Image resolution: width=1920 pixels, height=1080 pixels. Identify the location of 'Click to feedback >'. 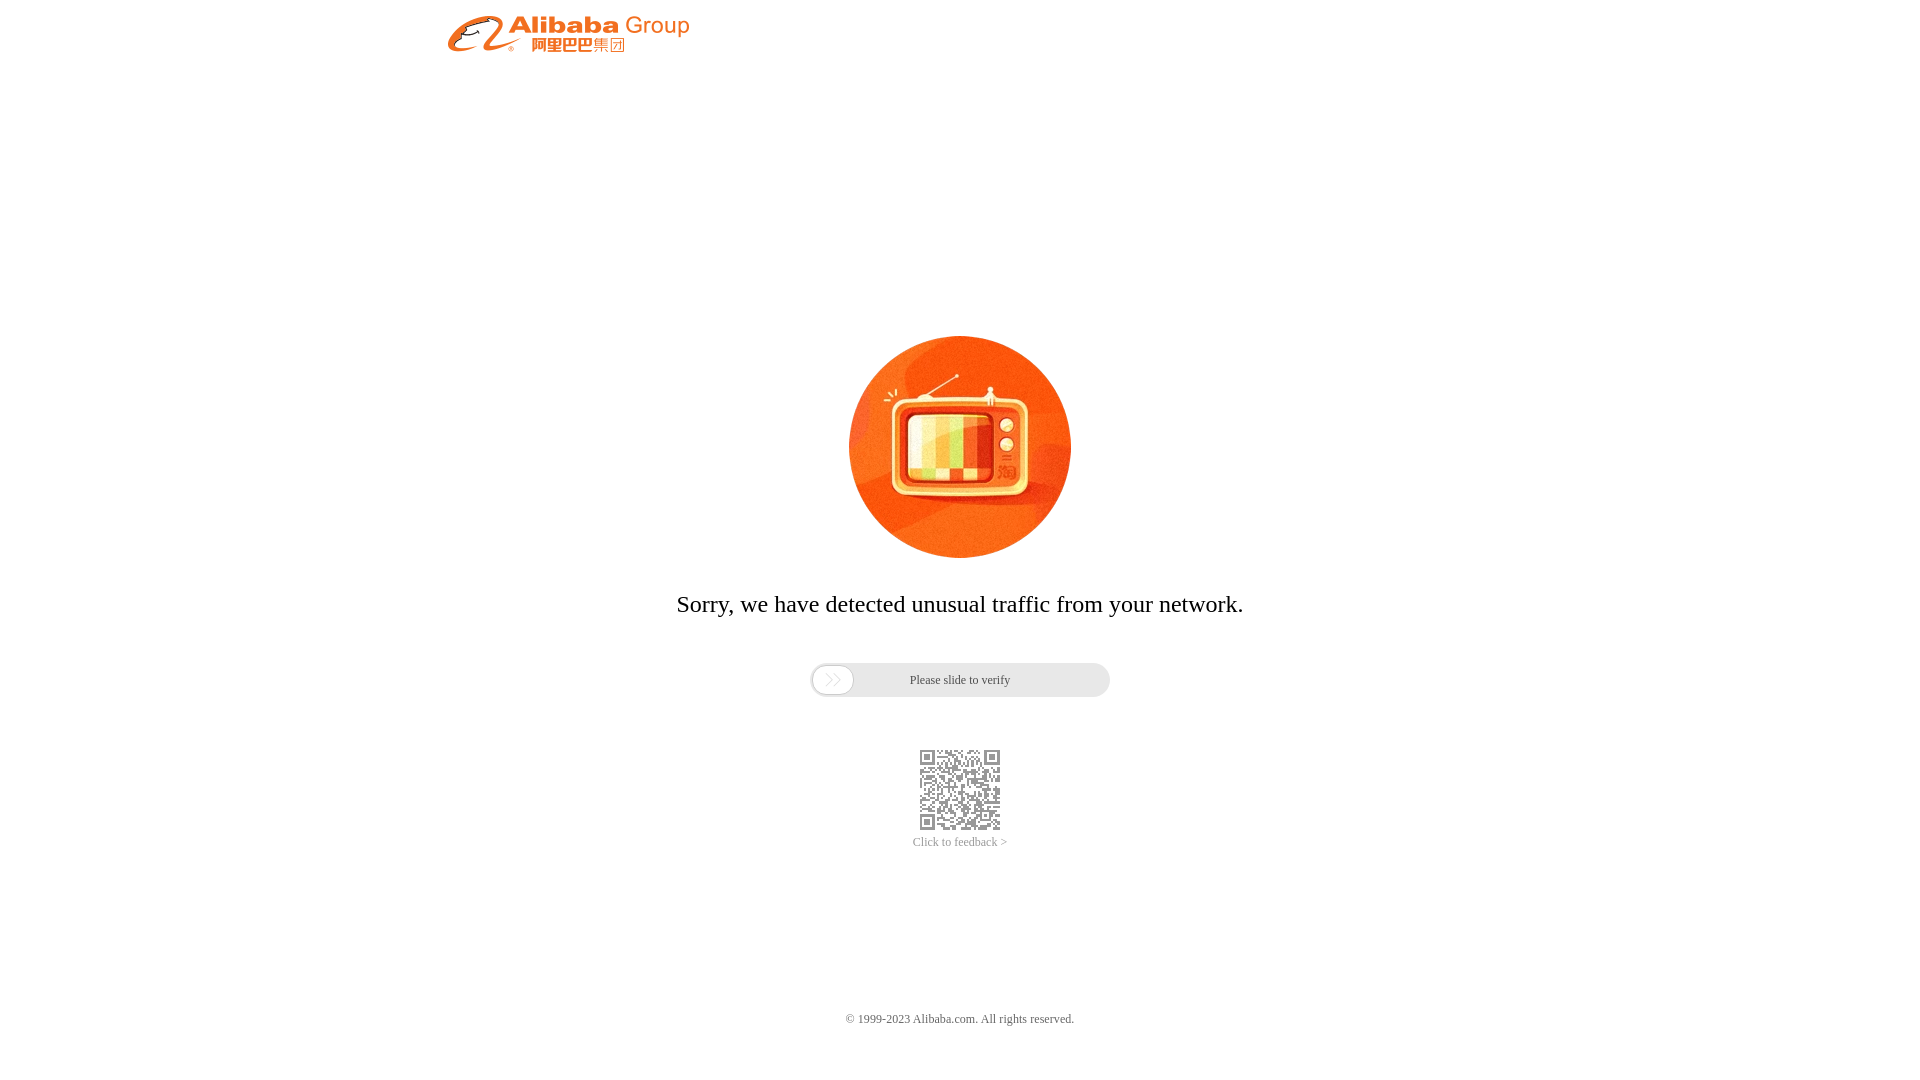
(960, 842).